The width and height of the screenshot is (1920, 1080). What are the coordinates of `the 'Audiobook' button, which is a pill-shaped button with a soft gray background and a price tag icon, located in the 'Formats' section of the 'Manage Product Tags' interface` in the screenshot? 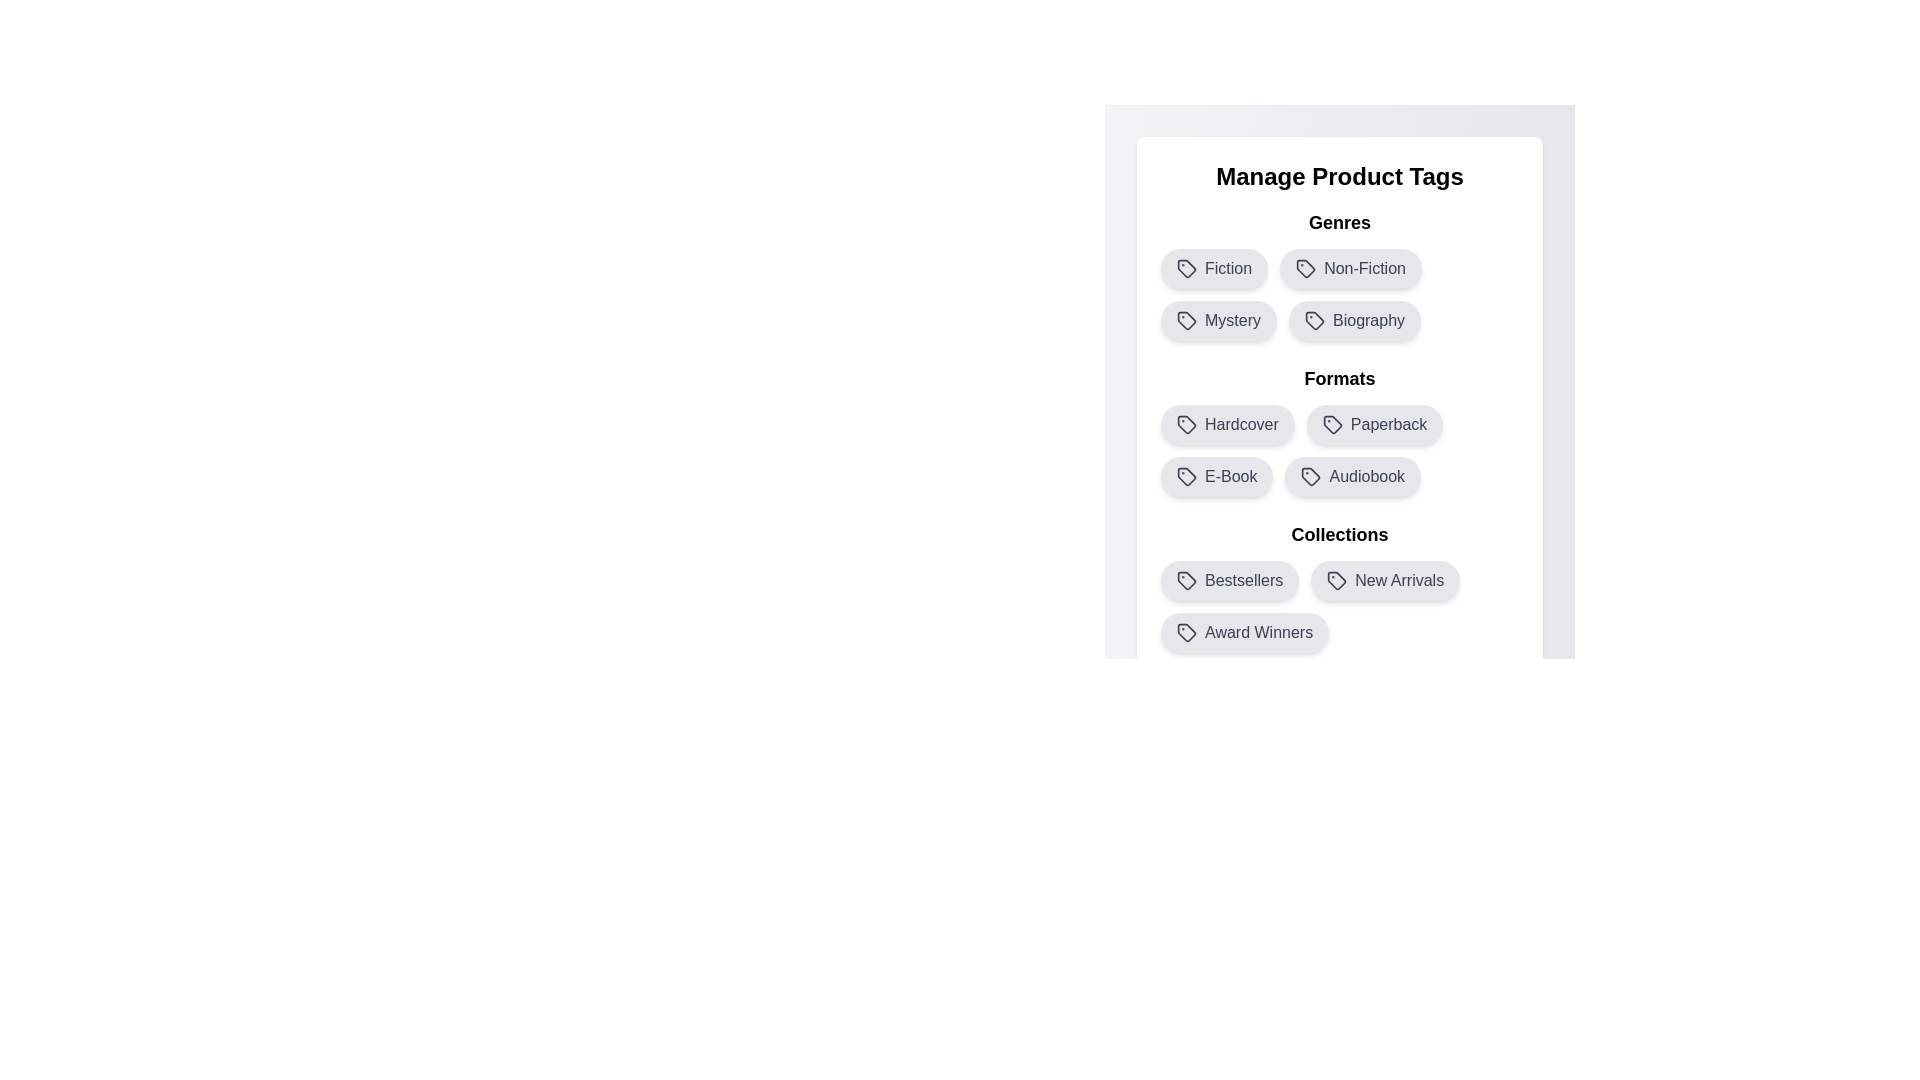 It's located at (1353, 477).